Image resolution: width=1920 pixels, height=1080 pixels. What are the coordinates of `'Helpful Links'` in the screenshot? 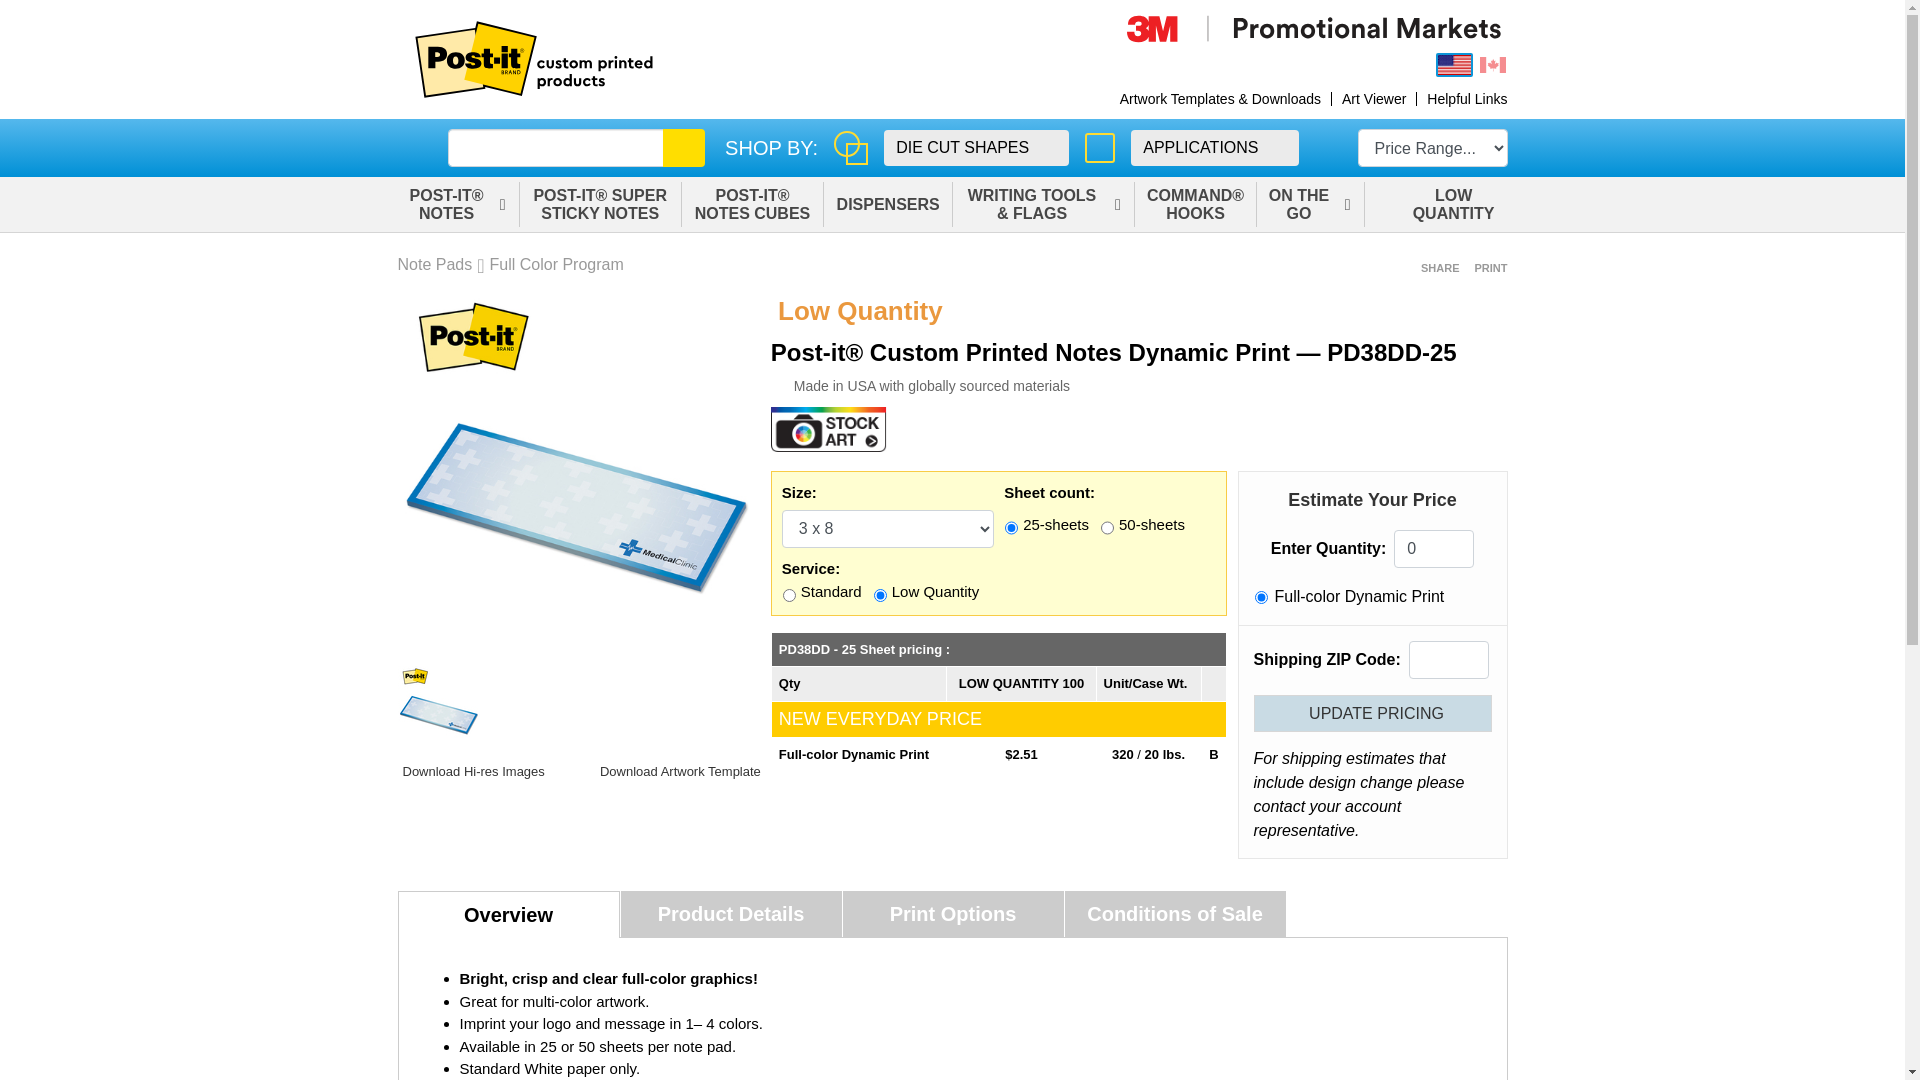 It's located at (1467, 99).